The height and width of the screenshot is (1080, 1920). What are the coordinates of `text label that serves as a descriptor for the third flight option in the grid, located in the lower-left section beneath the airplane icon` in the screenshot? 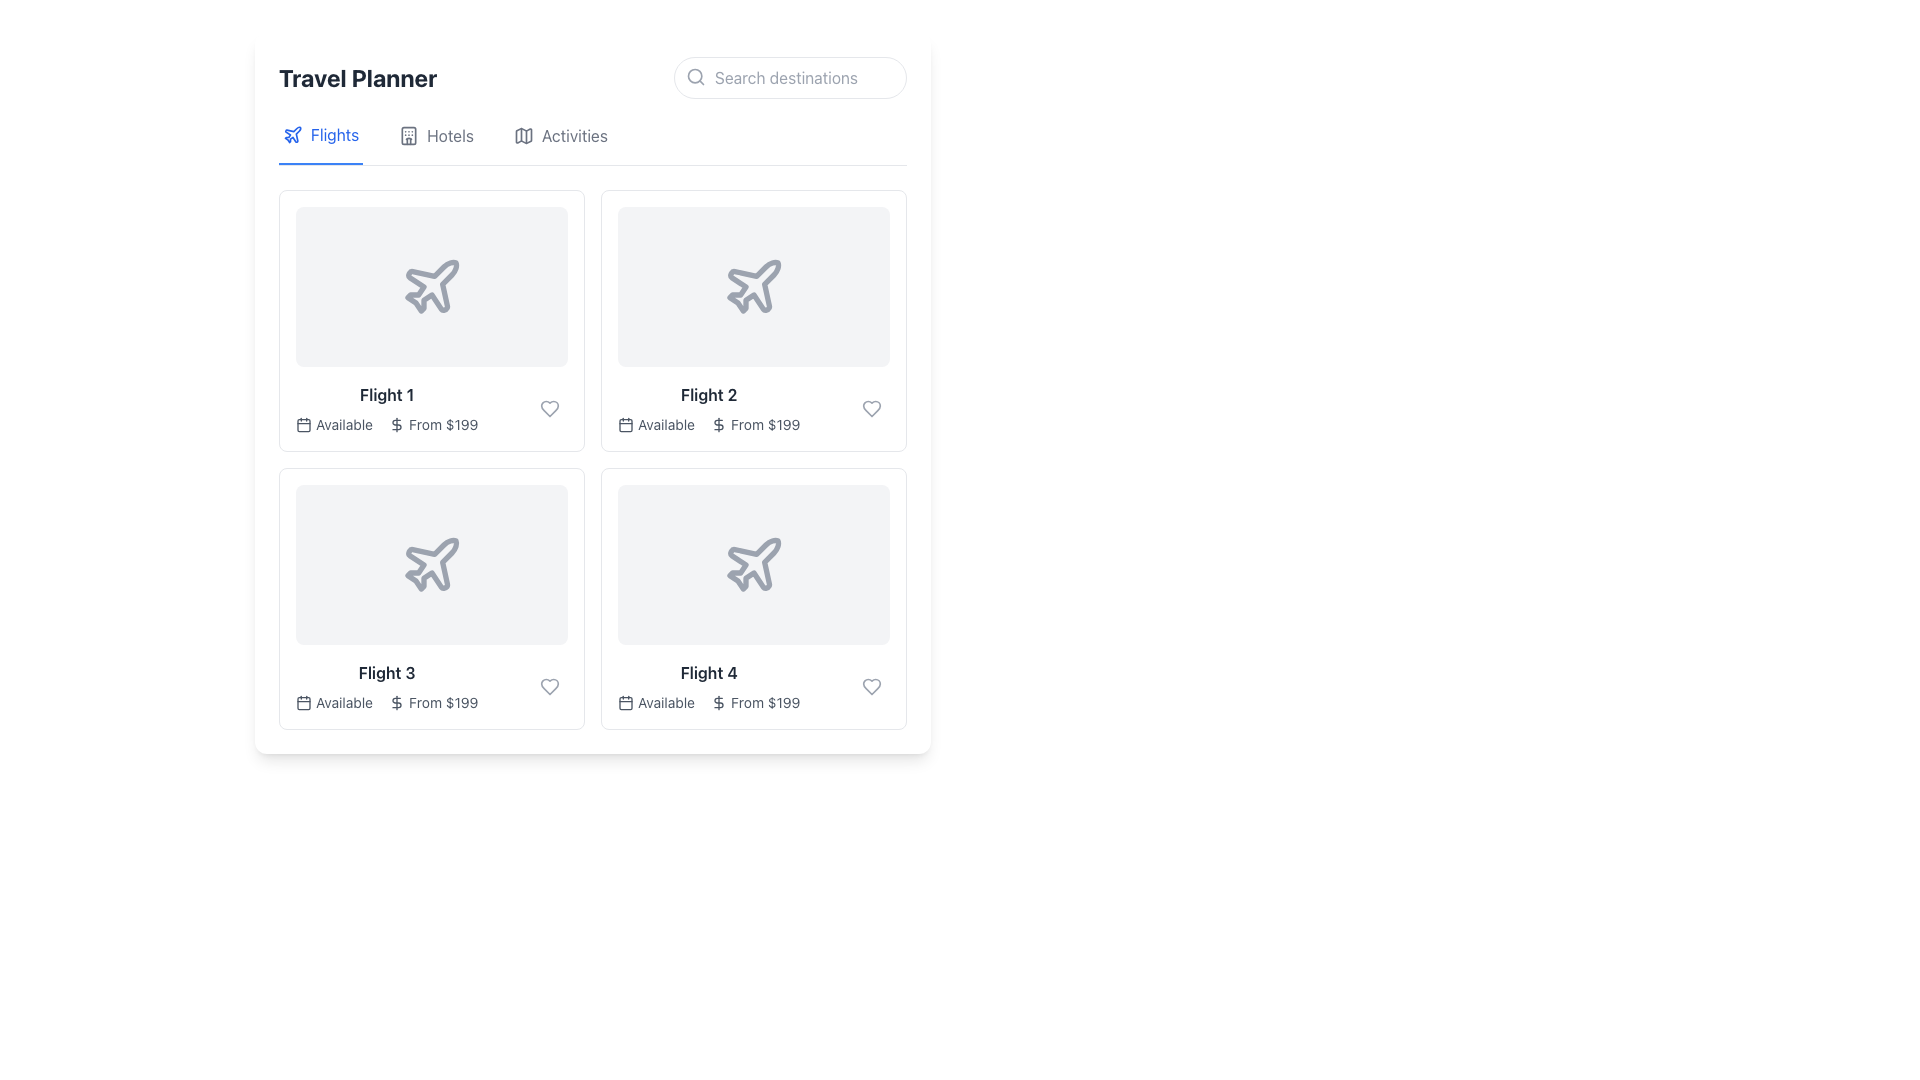 It's located at (387, 672).